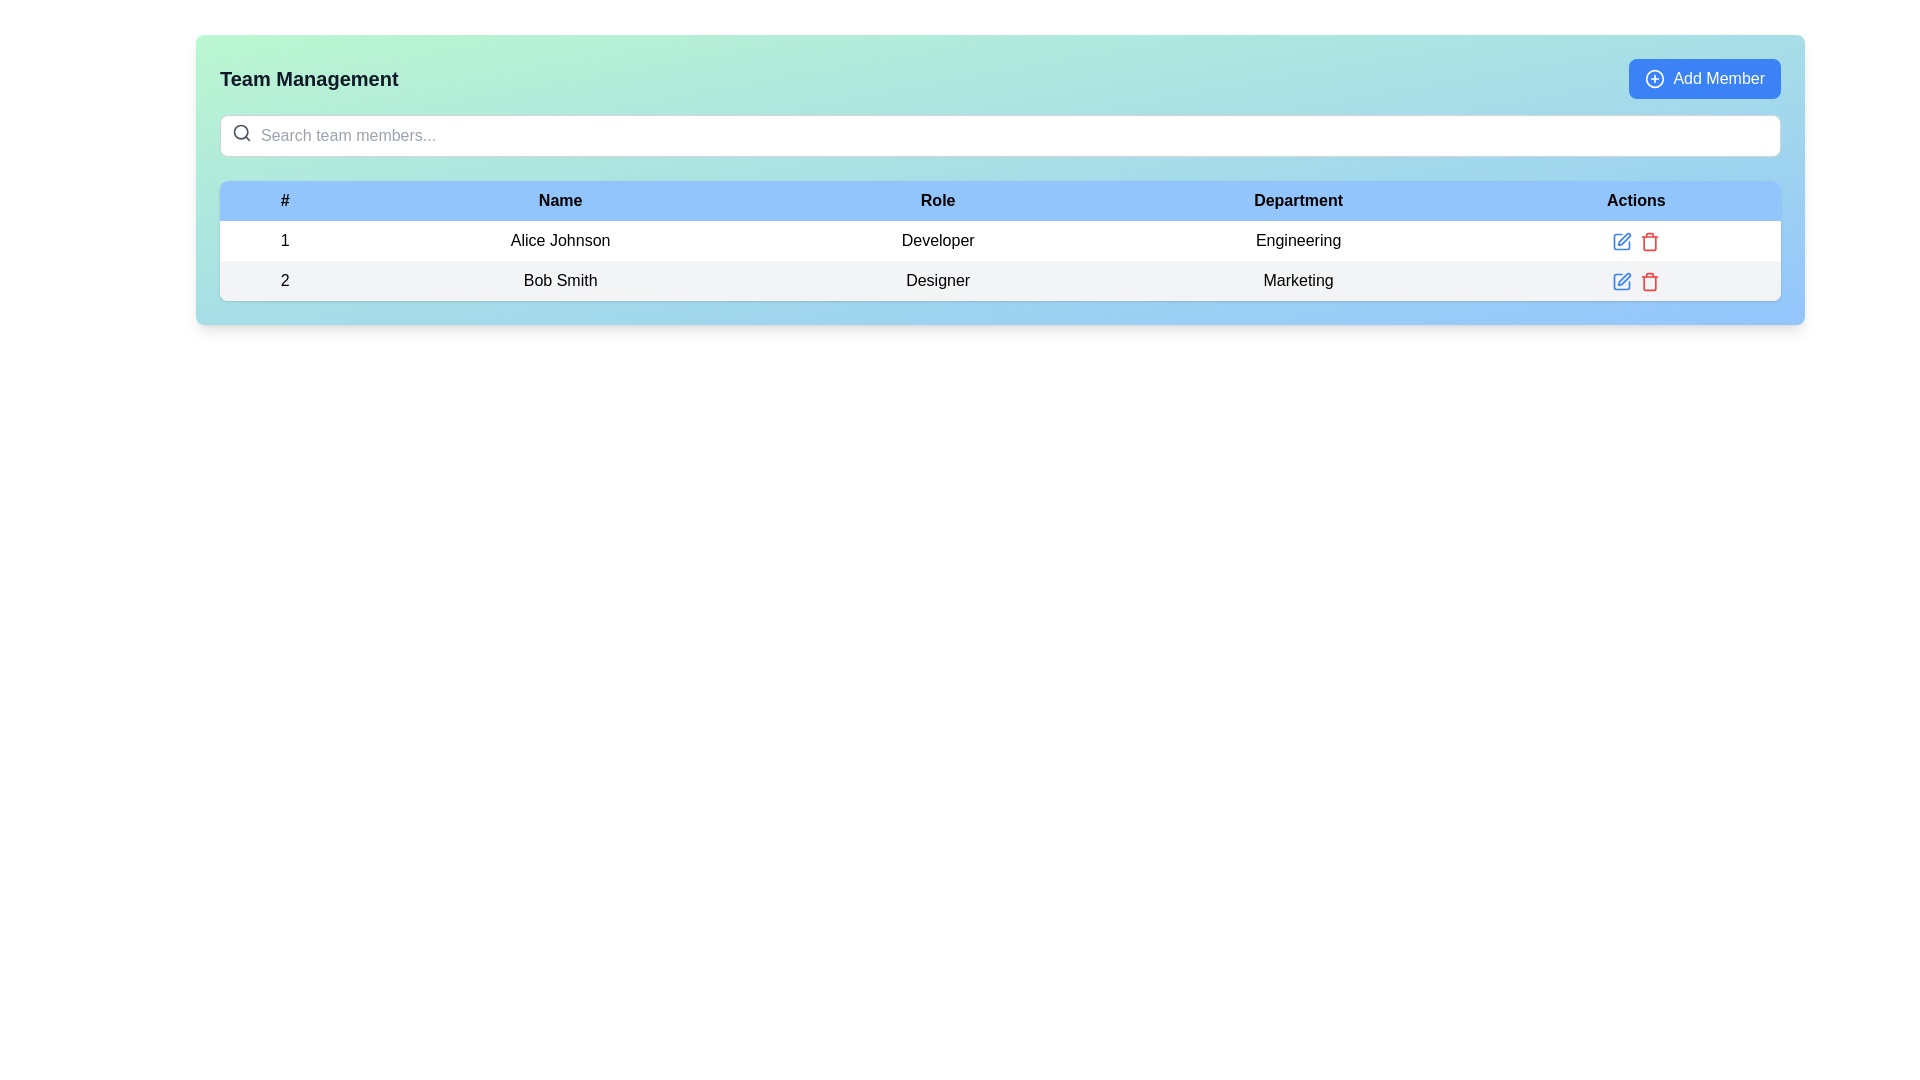 The height and width of the screenshot is (1080, 1920). I want to click on the delete button for 'Bob Smith' in the Actions column of the table, so click(1650, 281).